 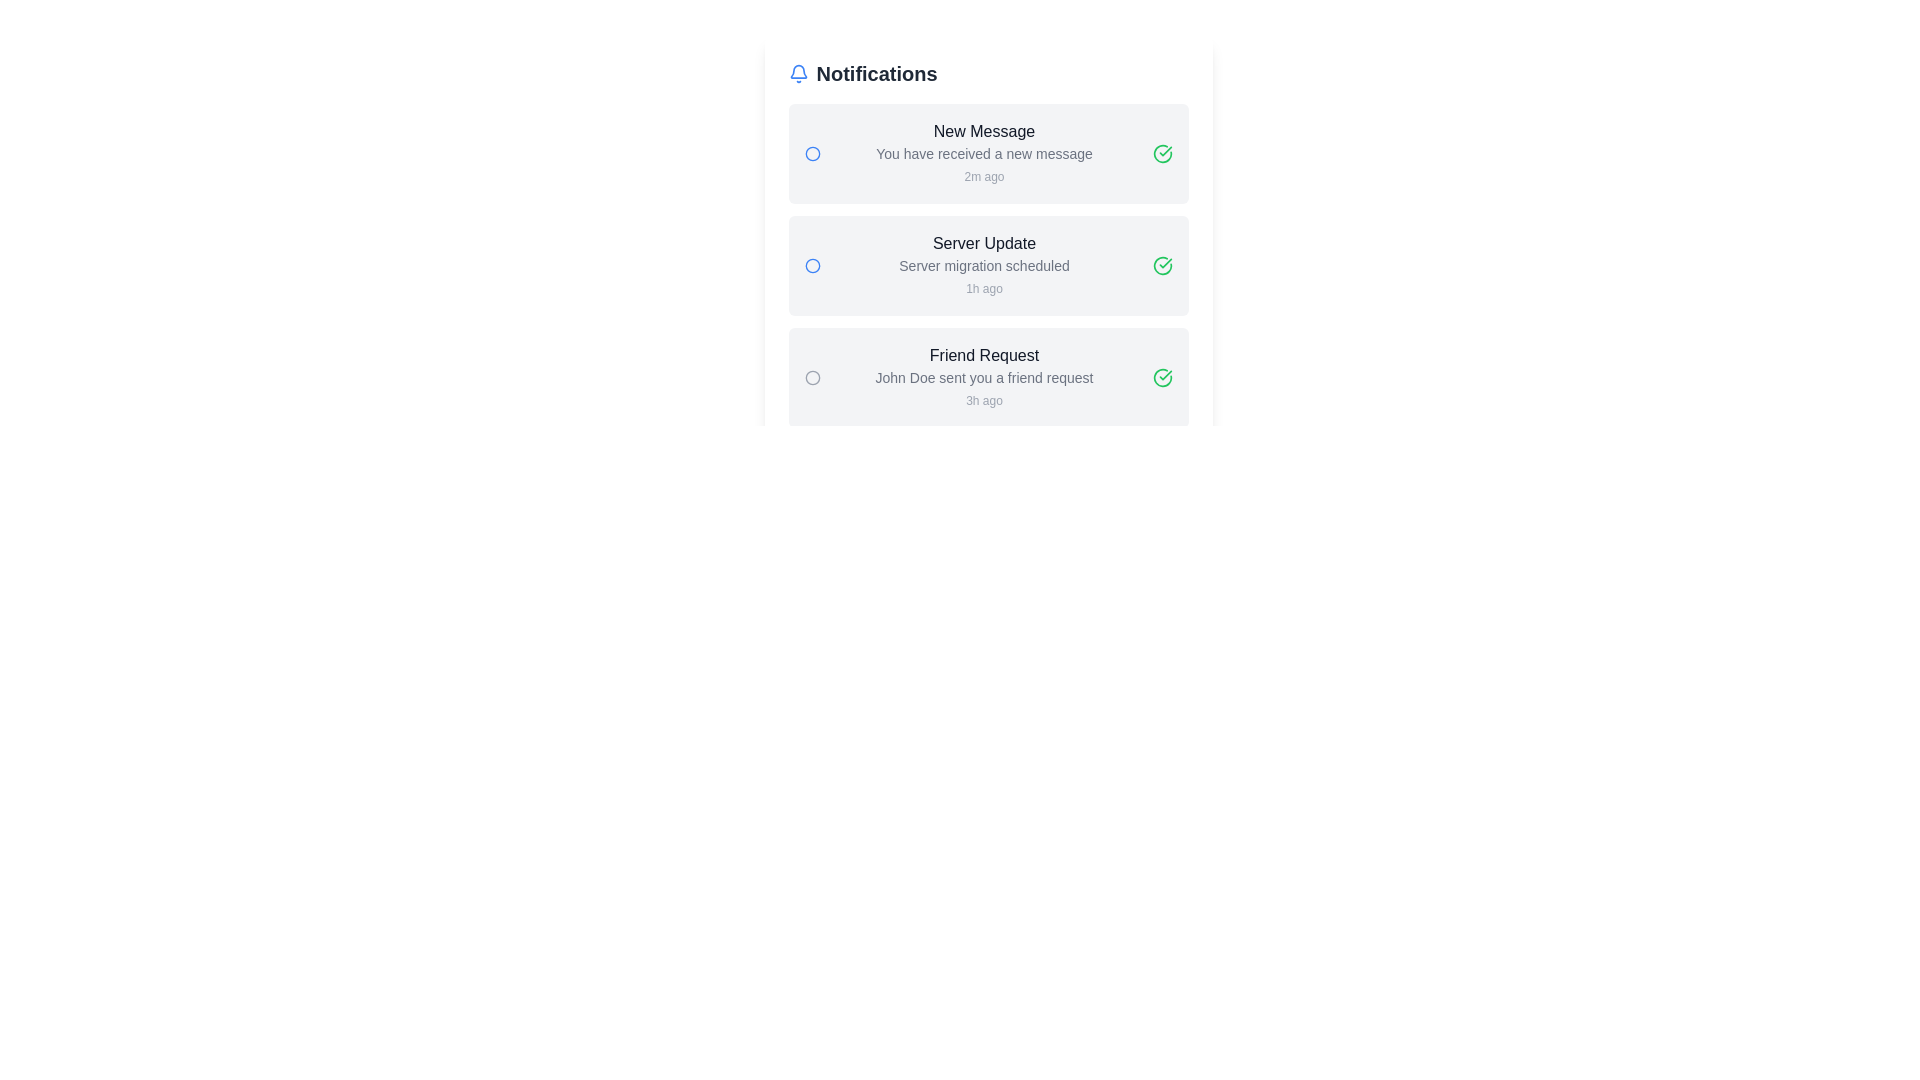 What do you see at coordinates (1162, 378) in the screenshot?
I see `the confirmation icon button for the friend request notification associated with 'John Doe'` at bounding box center [1162, 378].